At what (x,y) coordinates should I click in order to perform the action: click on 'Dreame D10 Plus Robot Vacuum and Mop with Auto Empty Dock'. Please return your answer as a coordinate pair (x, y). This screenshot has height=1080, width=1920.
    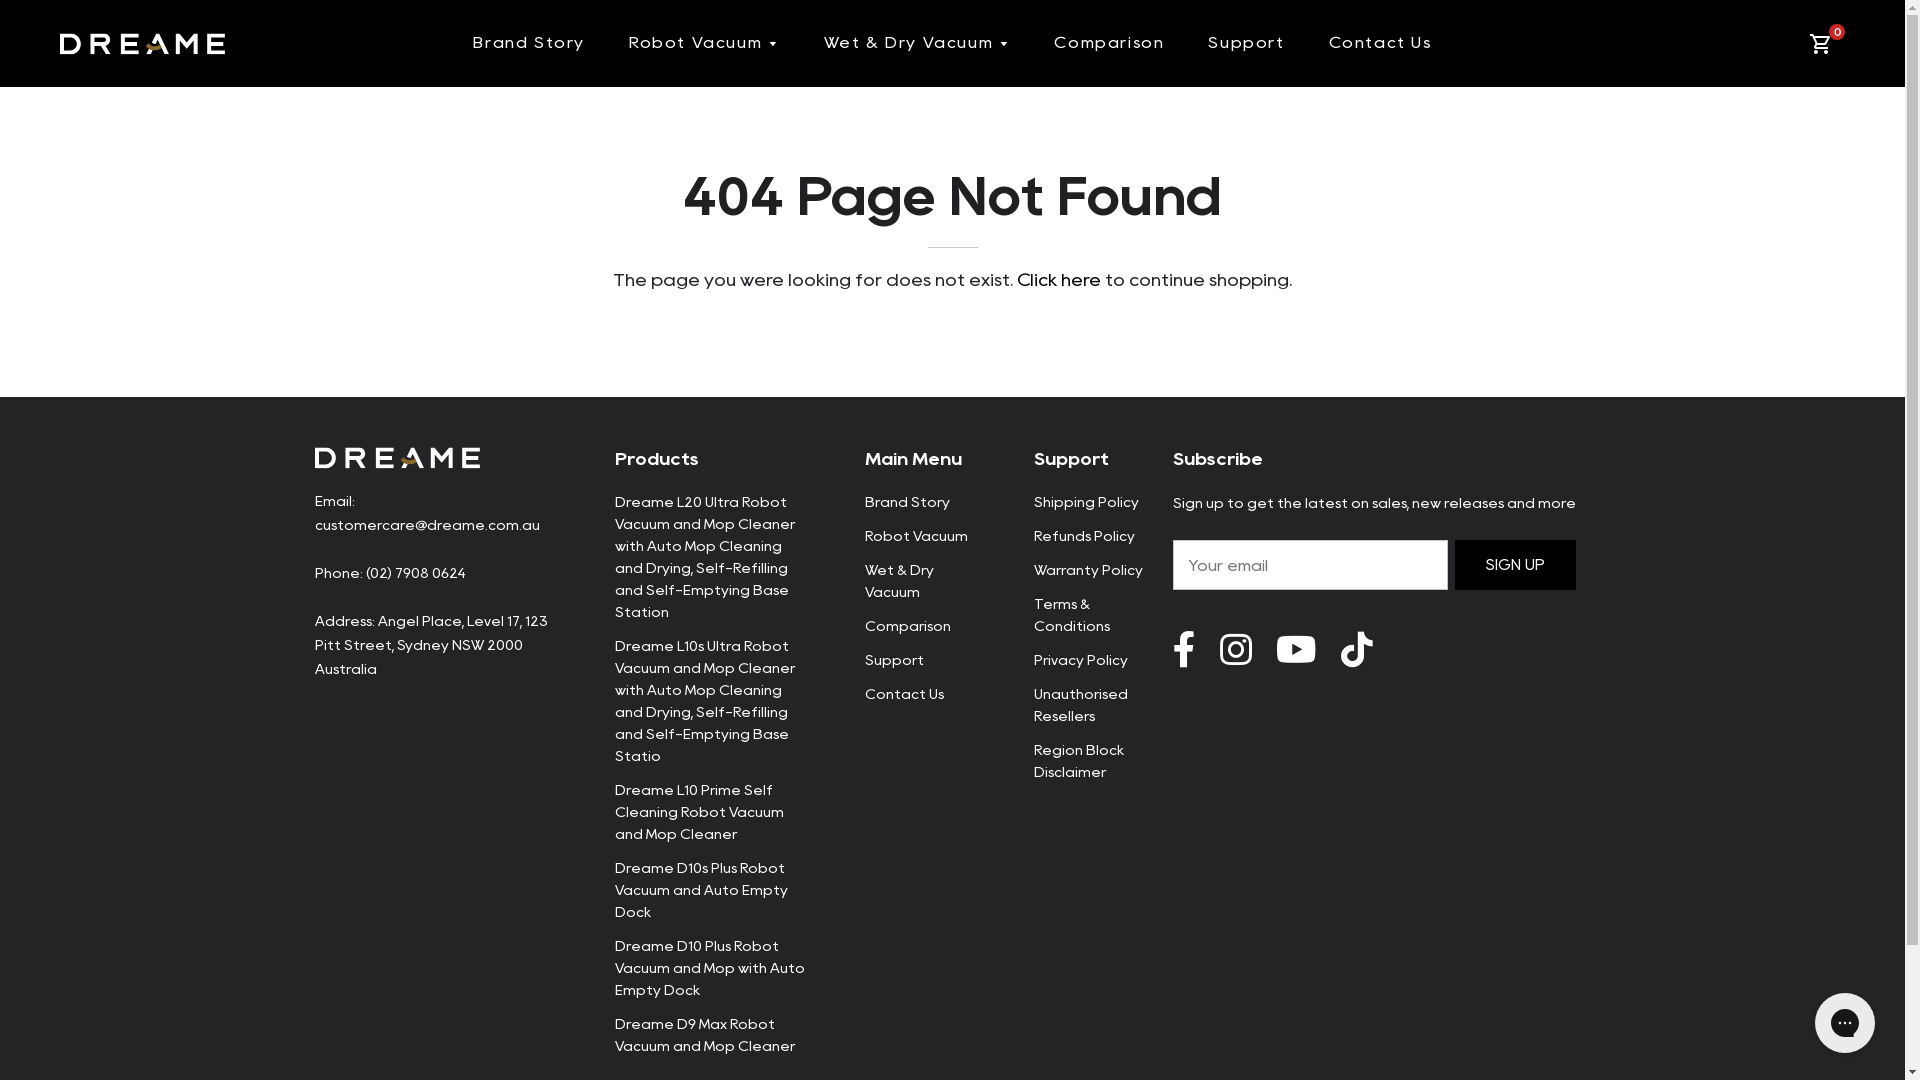
    Looking at the image, I should click on (709, 967).